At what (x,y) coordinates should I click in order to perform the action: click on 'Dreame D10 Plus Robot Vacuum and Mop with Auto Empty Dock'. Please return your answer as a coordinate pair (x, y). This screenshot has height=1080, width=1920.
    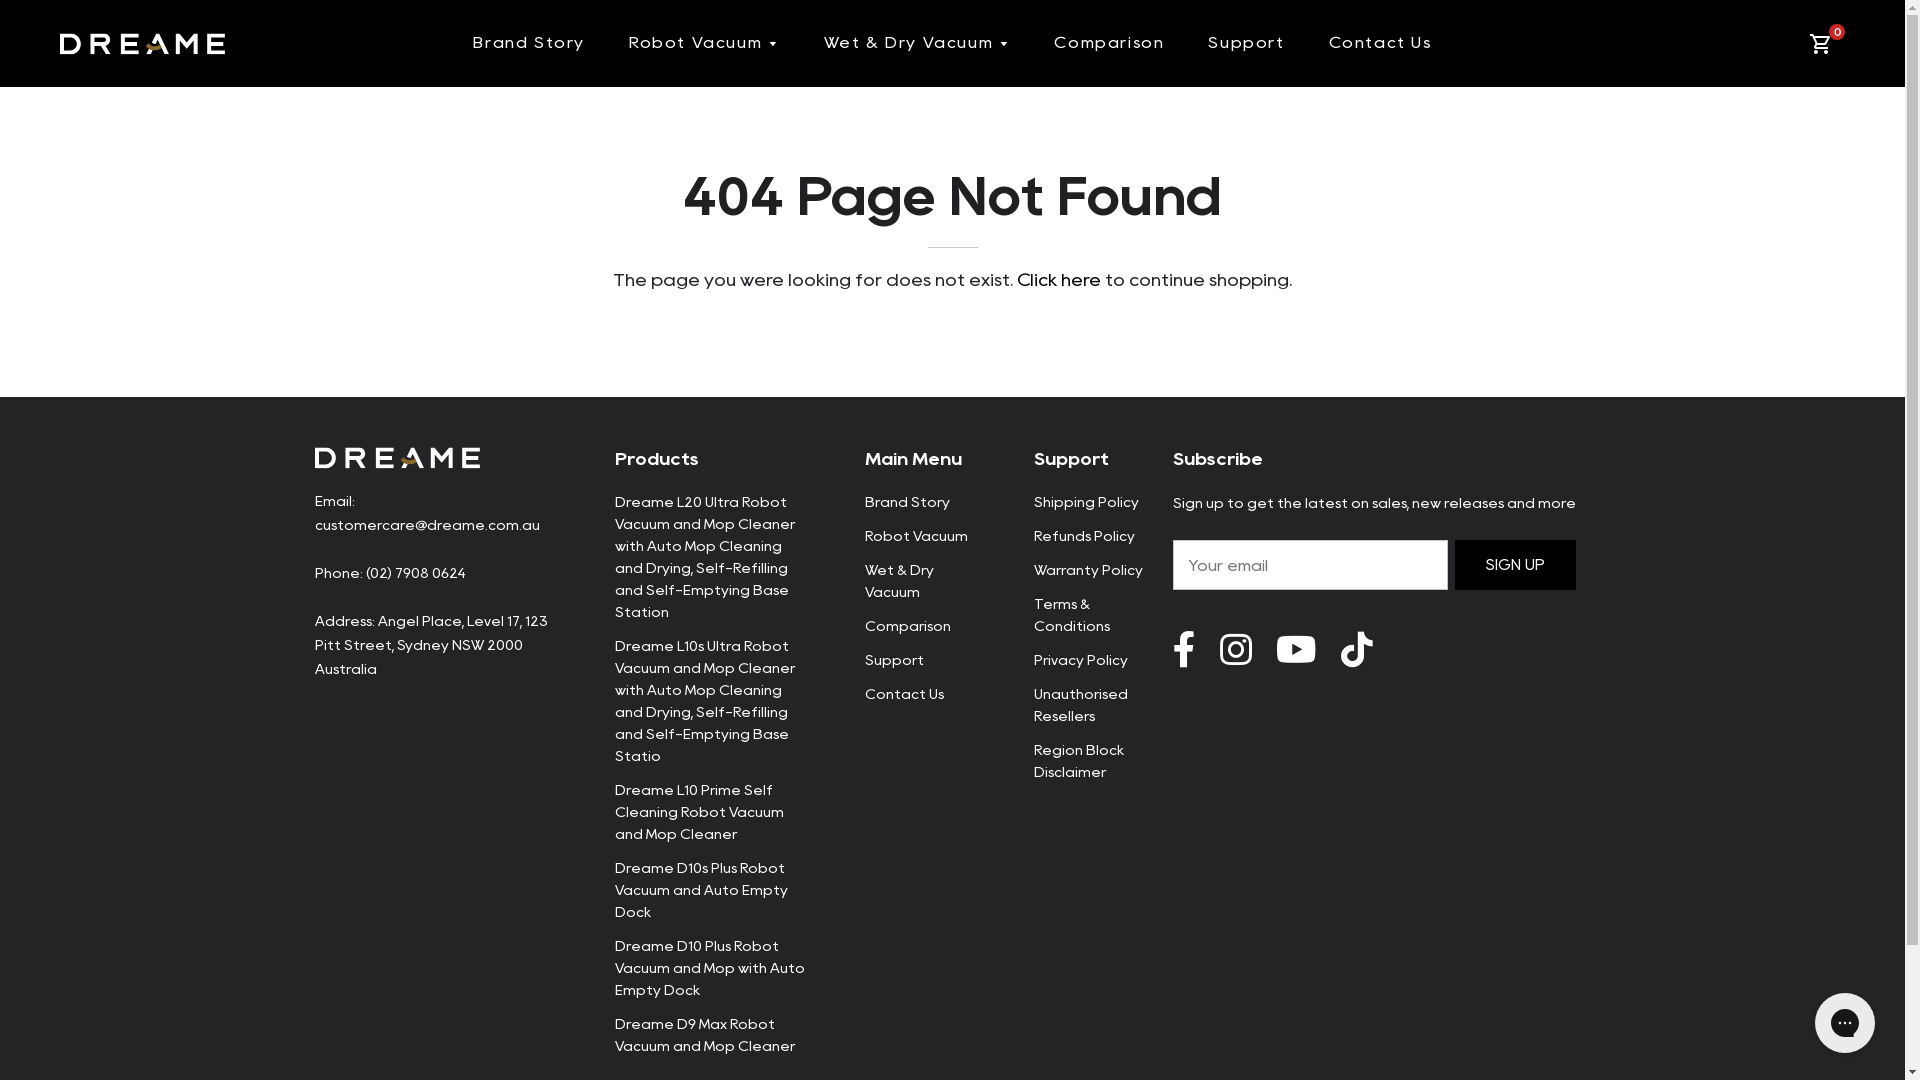
    Looking at the image, I should click on (709, 967).